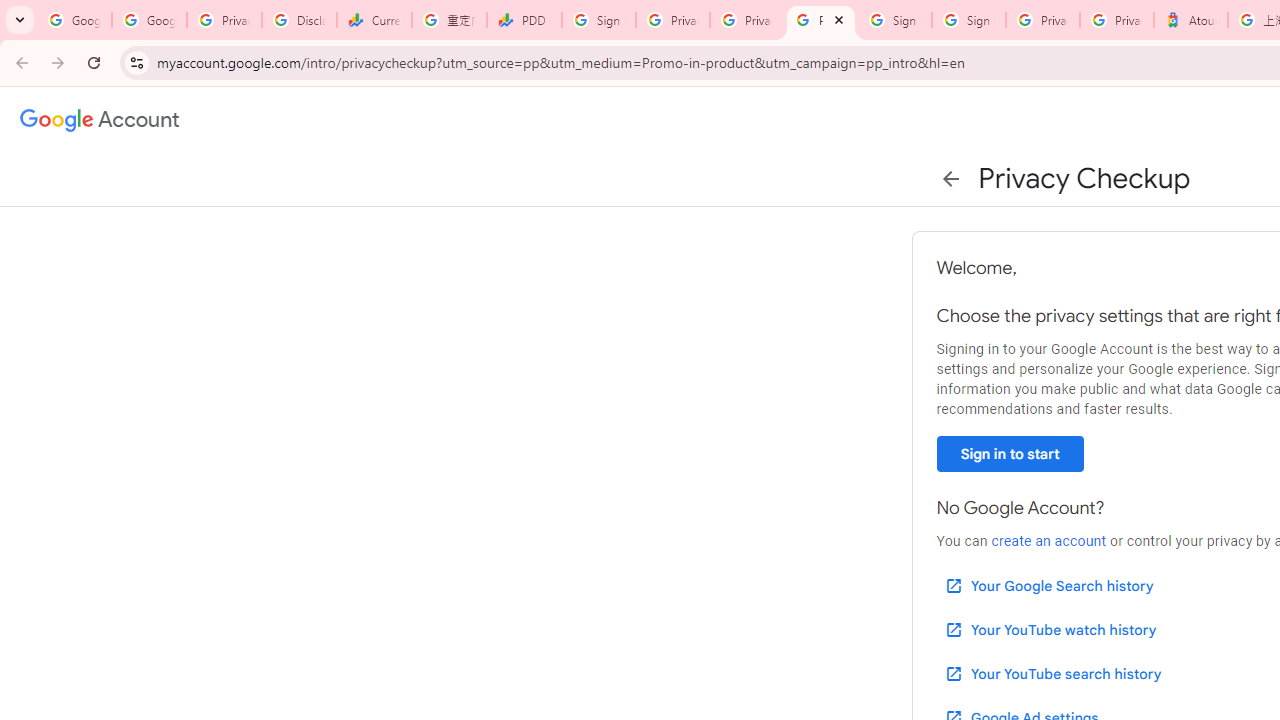 This screenshot has width=1280, height=720. I want to click on 'Your YouTube search history', so click(1051, 673).